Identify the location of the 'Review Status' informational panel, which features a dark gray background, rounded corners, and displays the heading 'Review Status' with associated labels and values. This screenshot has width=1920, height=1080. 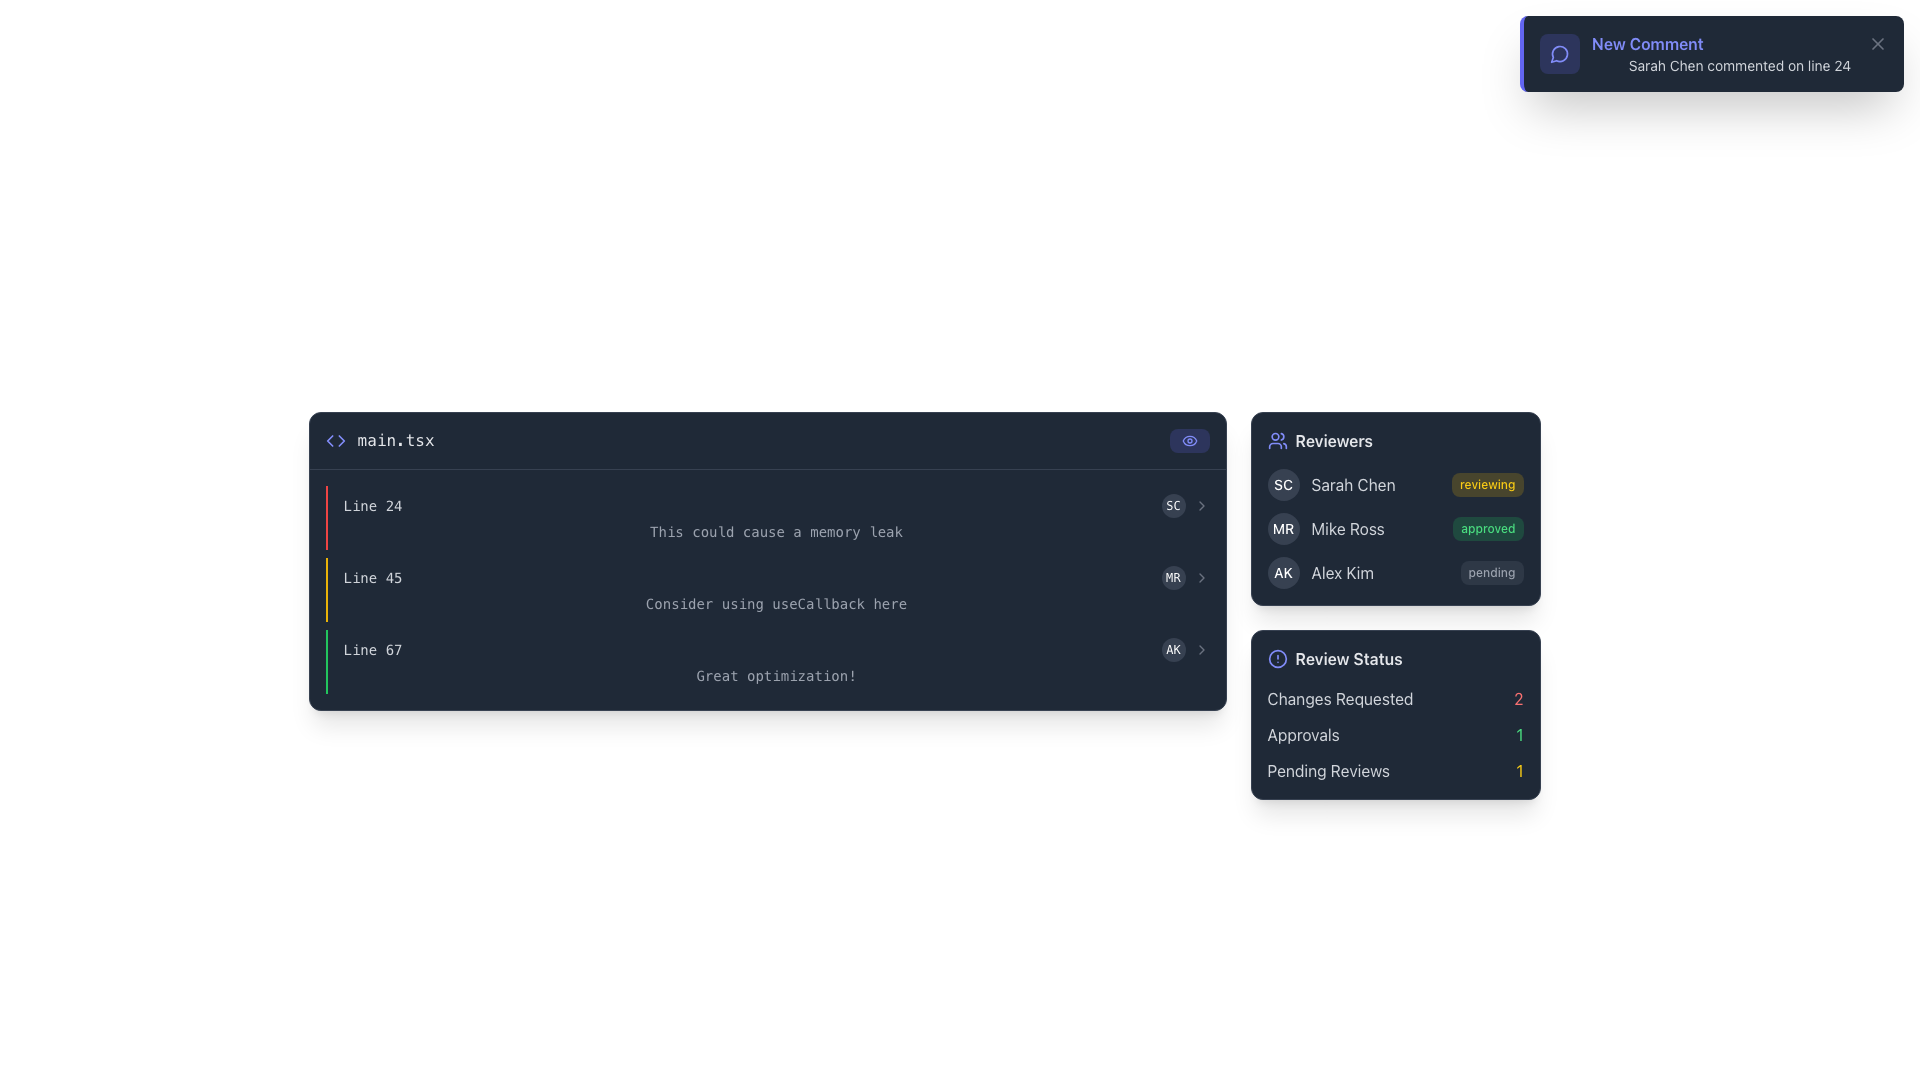
(1394, 713).